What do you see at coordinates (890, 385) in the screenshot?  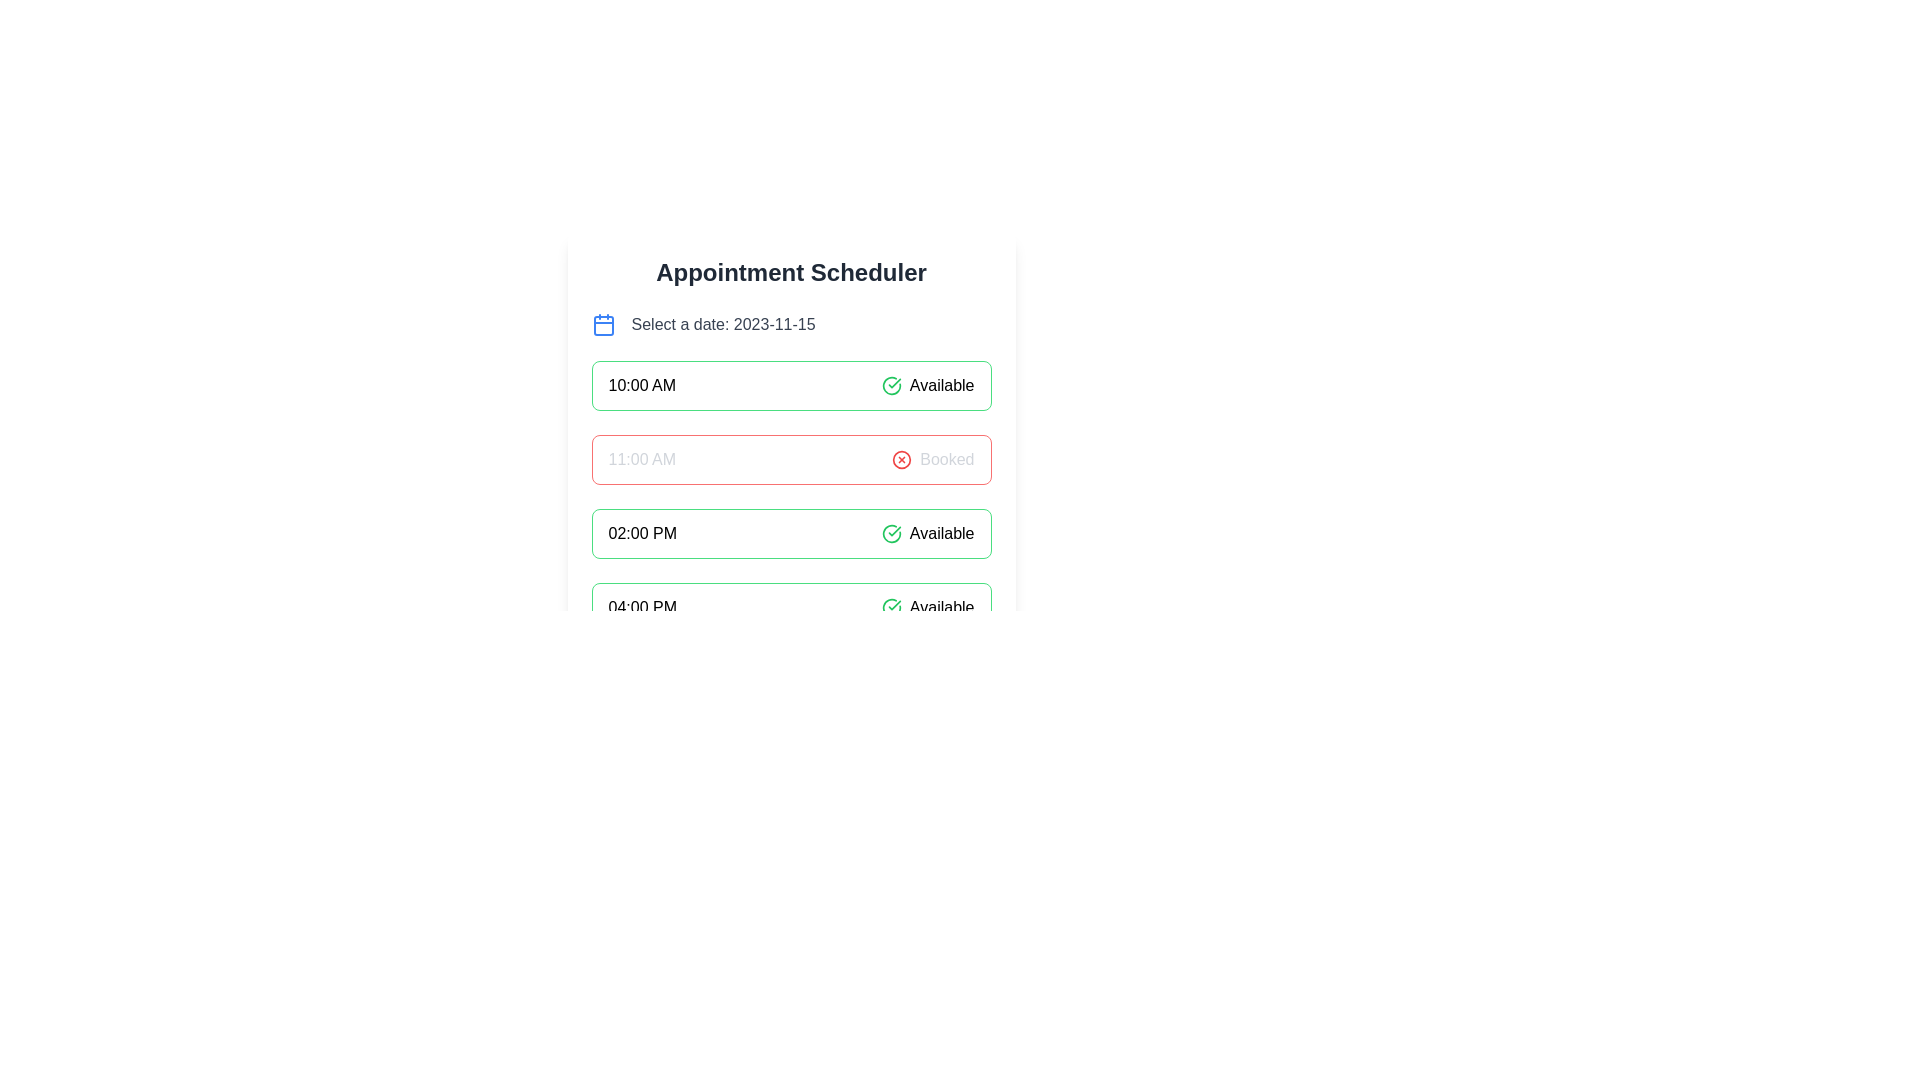 I see `the green circular icon with a white checkmark located next to the text 'Available' in the '02:00 PM' time slot row` at bounding box center [890, 385].